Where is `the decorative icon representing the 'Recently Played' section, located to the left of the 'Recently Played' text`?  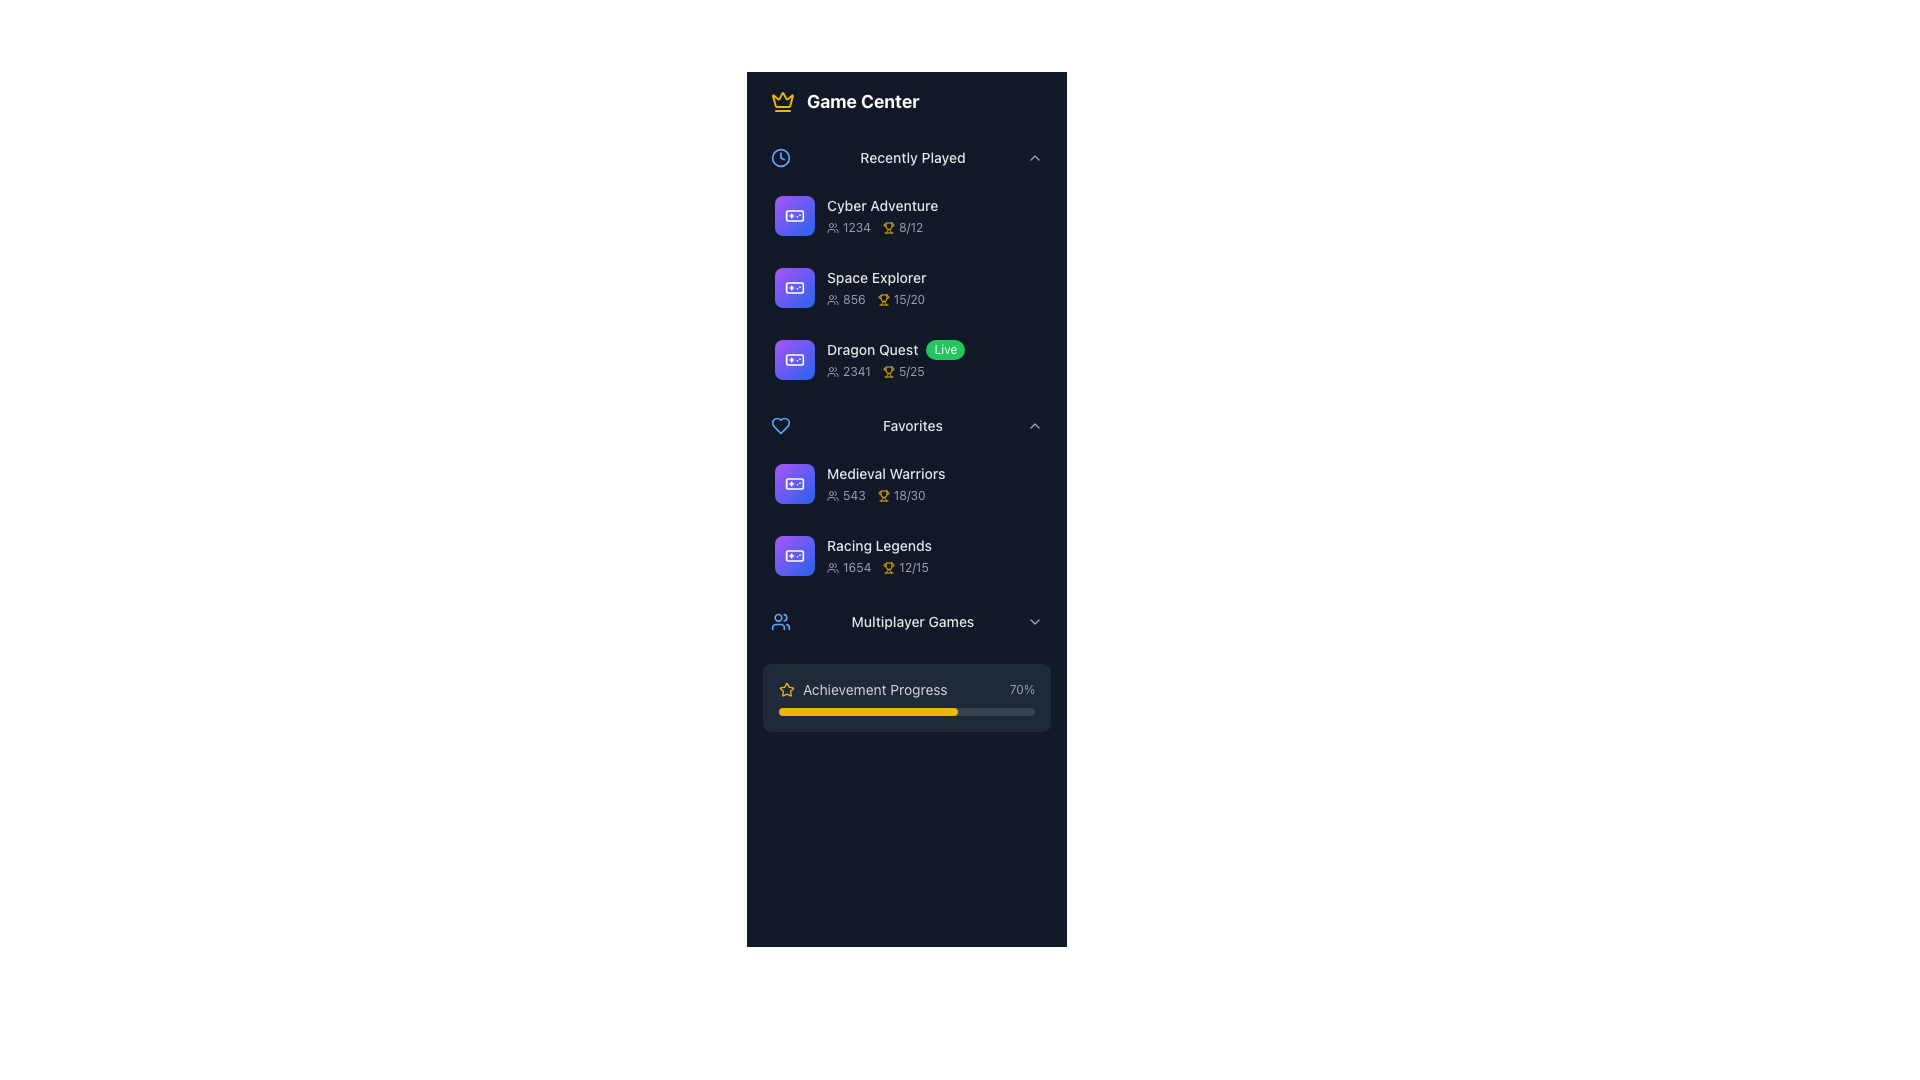 the decorative icon representing the 'Recently Played' section, located to the left of the 'Recently Played' text is located at coordinates (780, 157).